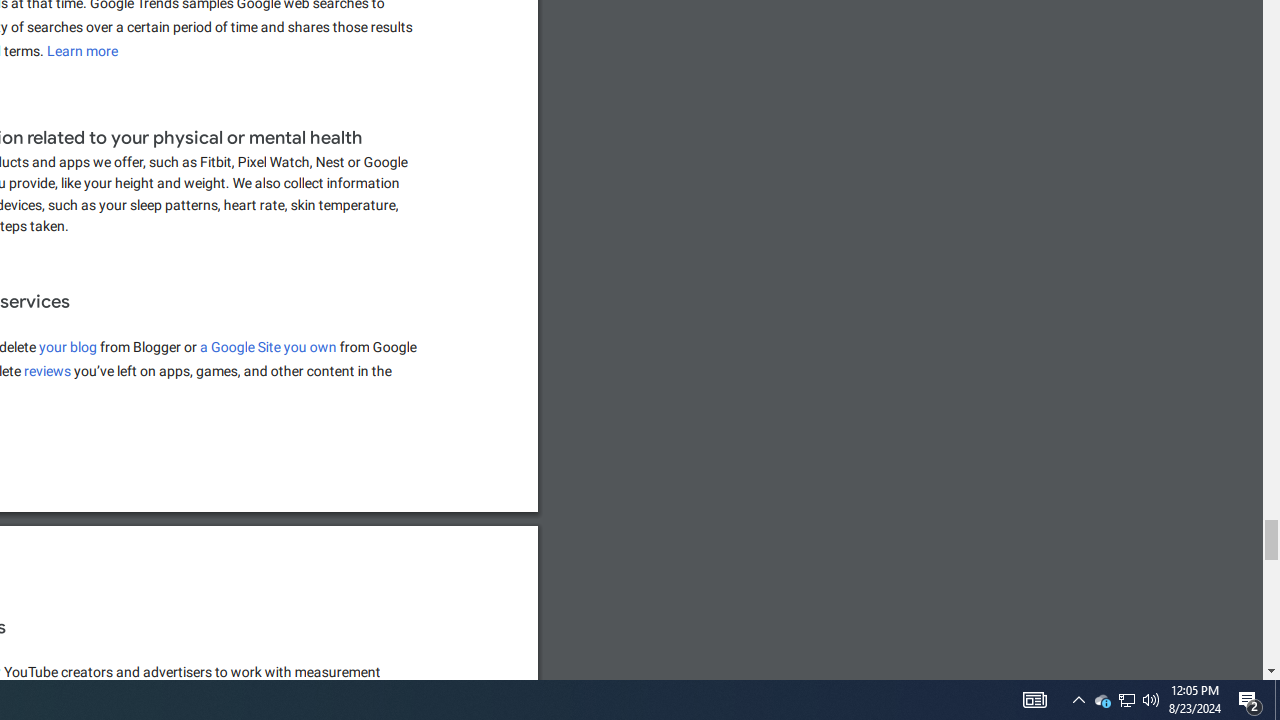 This screenshot has width=1280, height=720. Describe the element at coordinates (68, 346) in the screenshot. I see `'your blog'` at that location.